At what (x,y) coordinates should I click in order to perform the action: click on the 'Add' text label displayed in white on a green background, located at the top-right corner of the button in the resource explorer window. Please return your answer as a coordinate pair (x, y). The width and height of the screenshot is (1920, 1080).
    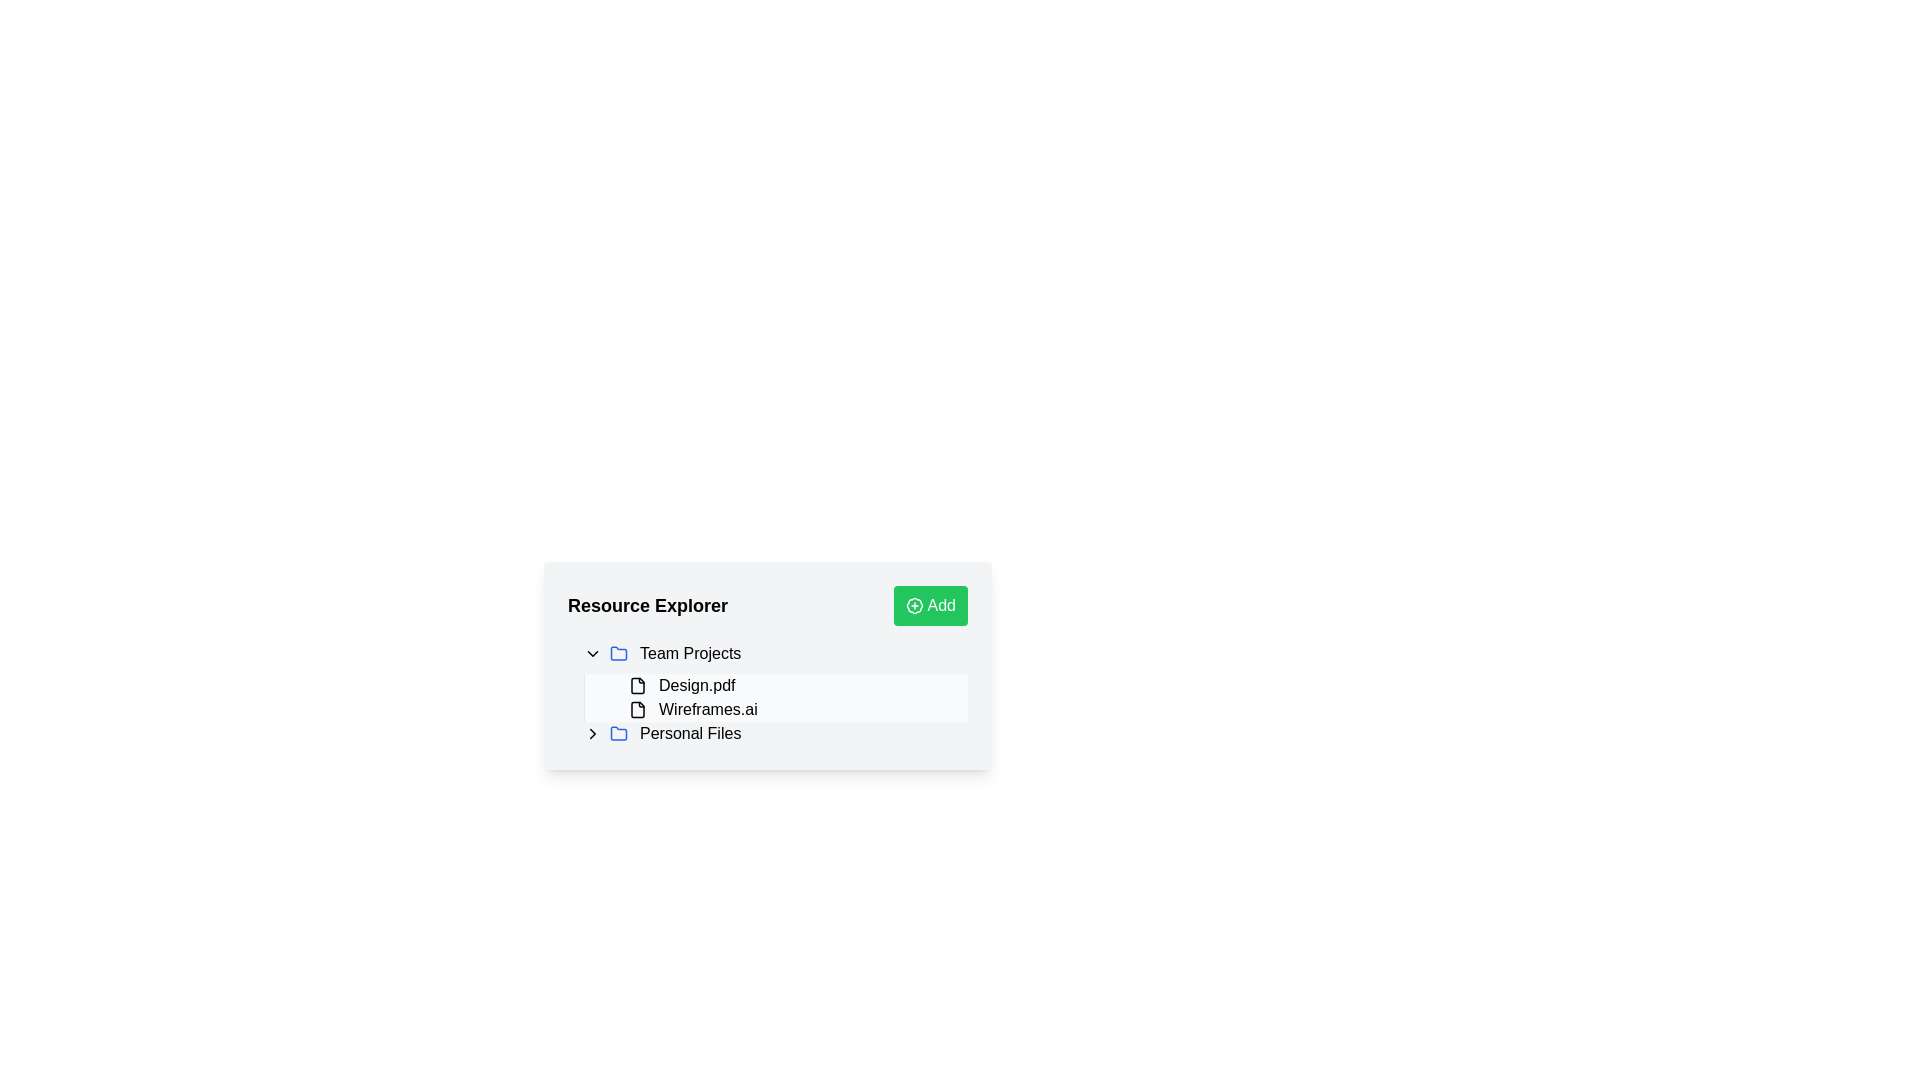
    Looking at the image, I should click on (940, 604).